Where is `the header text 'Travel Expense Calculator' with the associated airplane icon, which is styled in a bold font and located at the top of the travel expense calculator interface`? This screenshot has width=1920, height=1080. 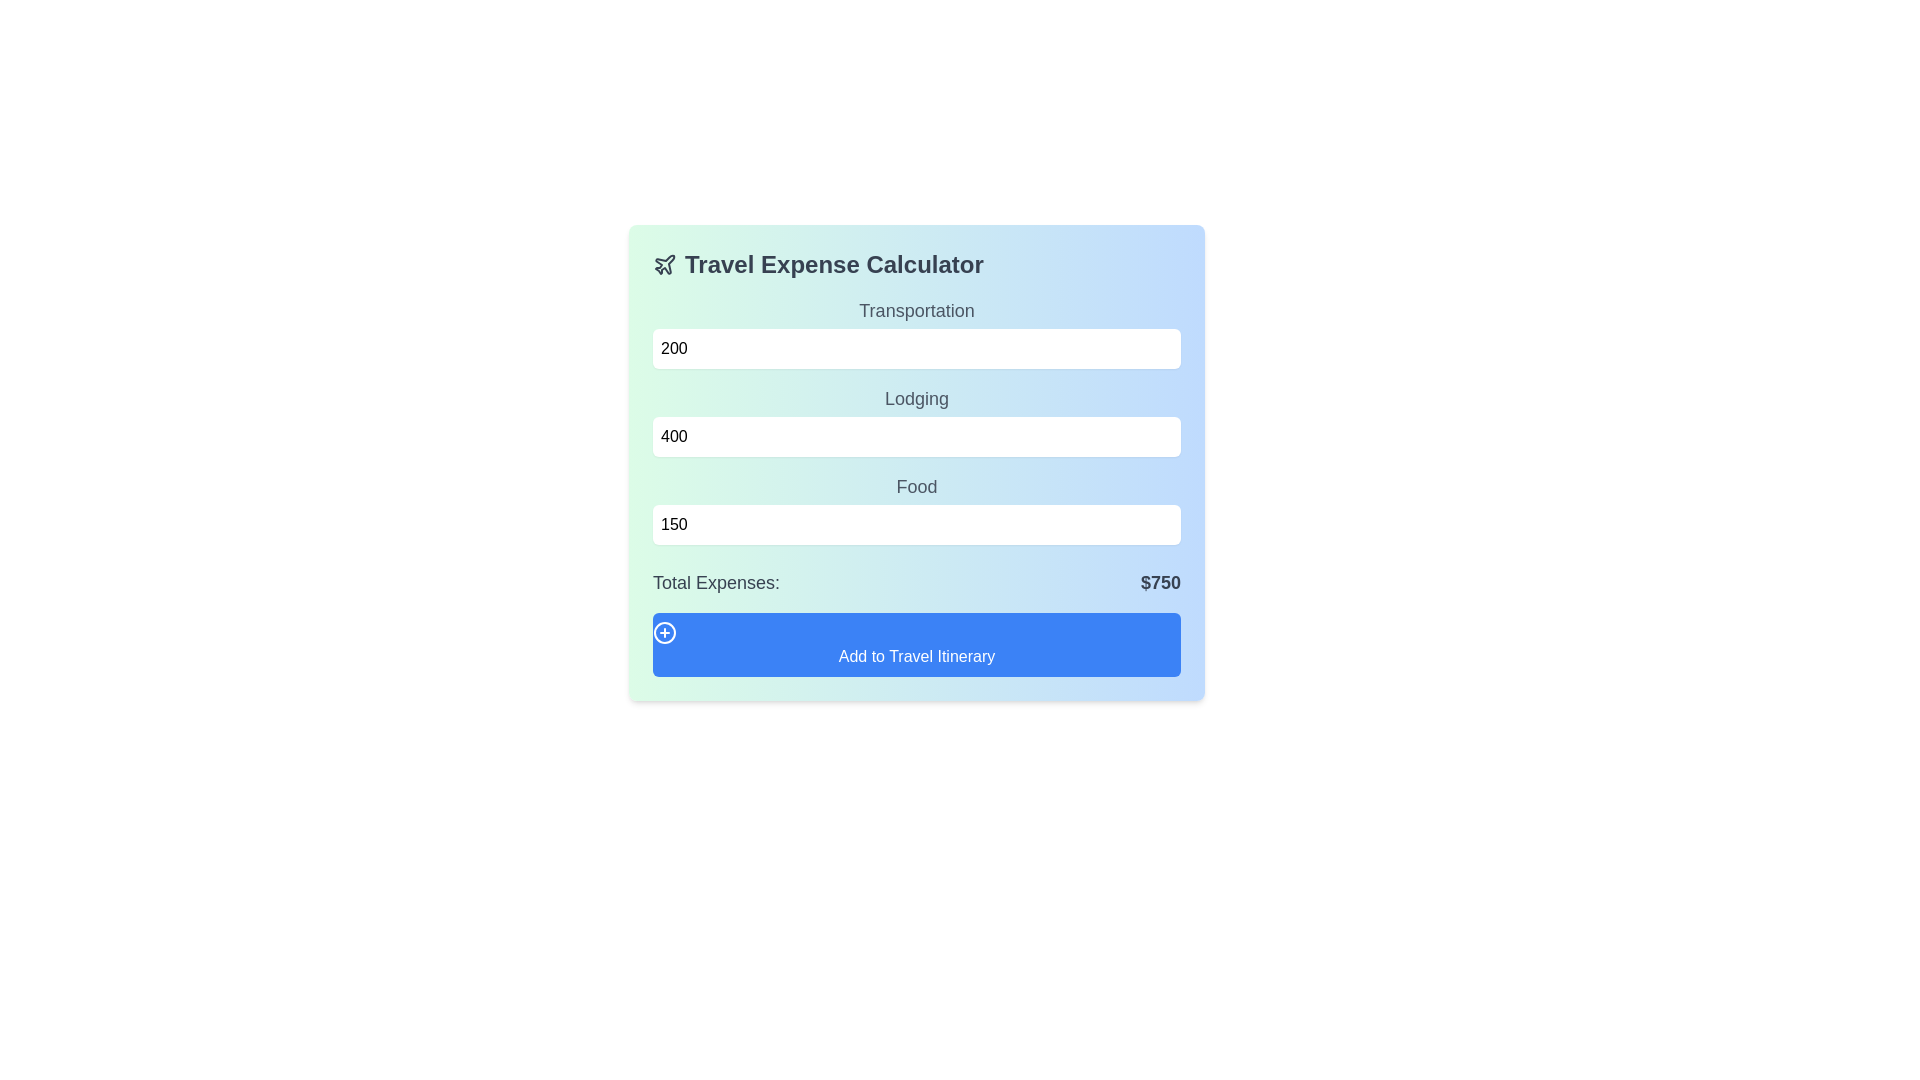
the header text 'Travel Expense Calculator' with the associated airplane icon, which is styled in a bold font and located at the top of the travel expense calculator interface is located at coordinates (915, 264).